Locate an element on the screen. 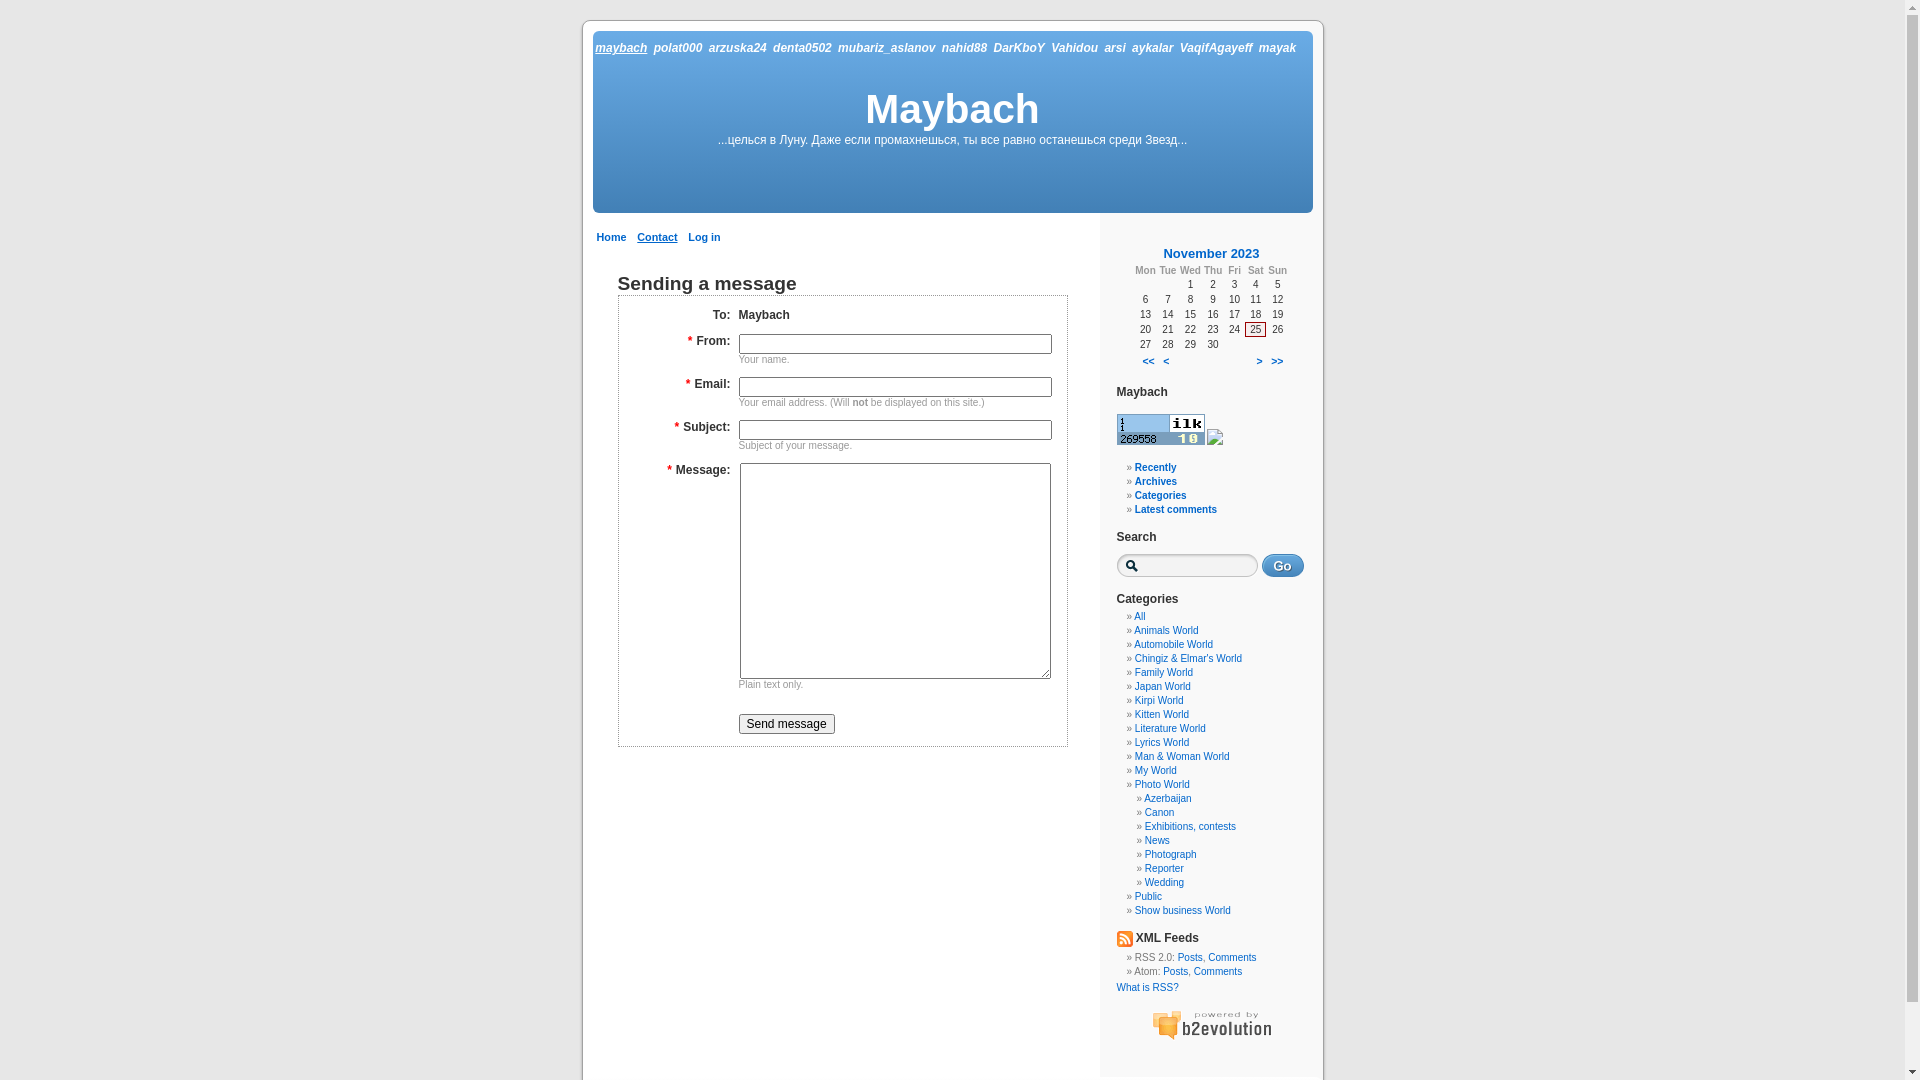 The image size is (1920, 1080). '<' is located at coordinates (1166, 361).